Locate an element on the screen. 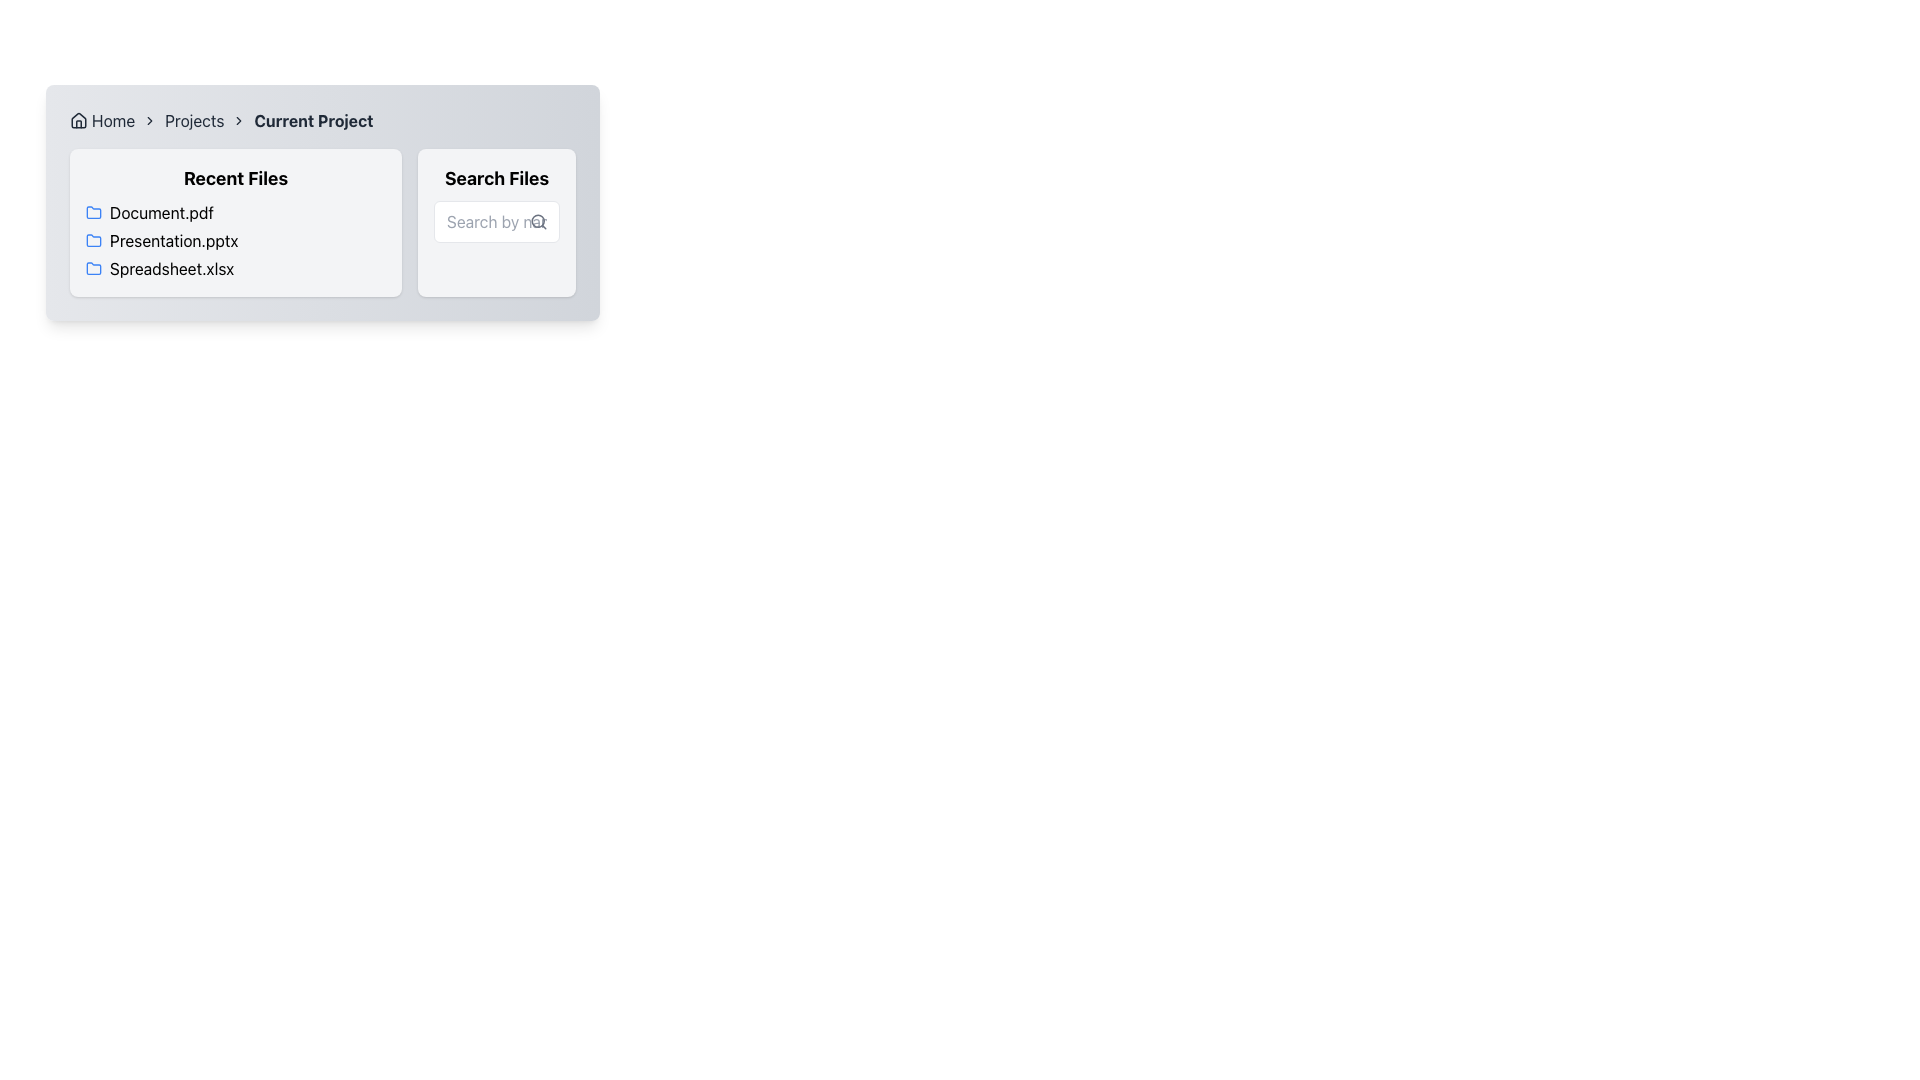 The width and height of the screenshot is (1920, 1080). the text label representing the filename in the 'Recent Files' section, which is the first item in the vertical list next to a blue folder icon is located at coordinates (162, 212).